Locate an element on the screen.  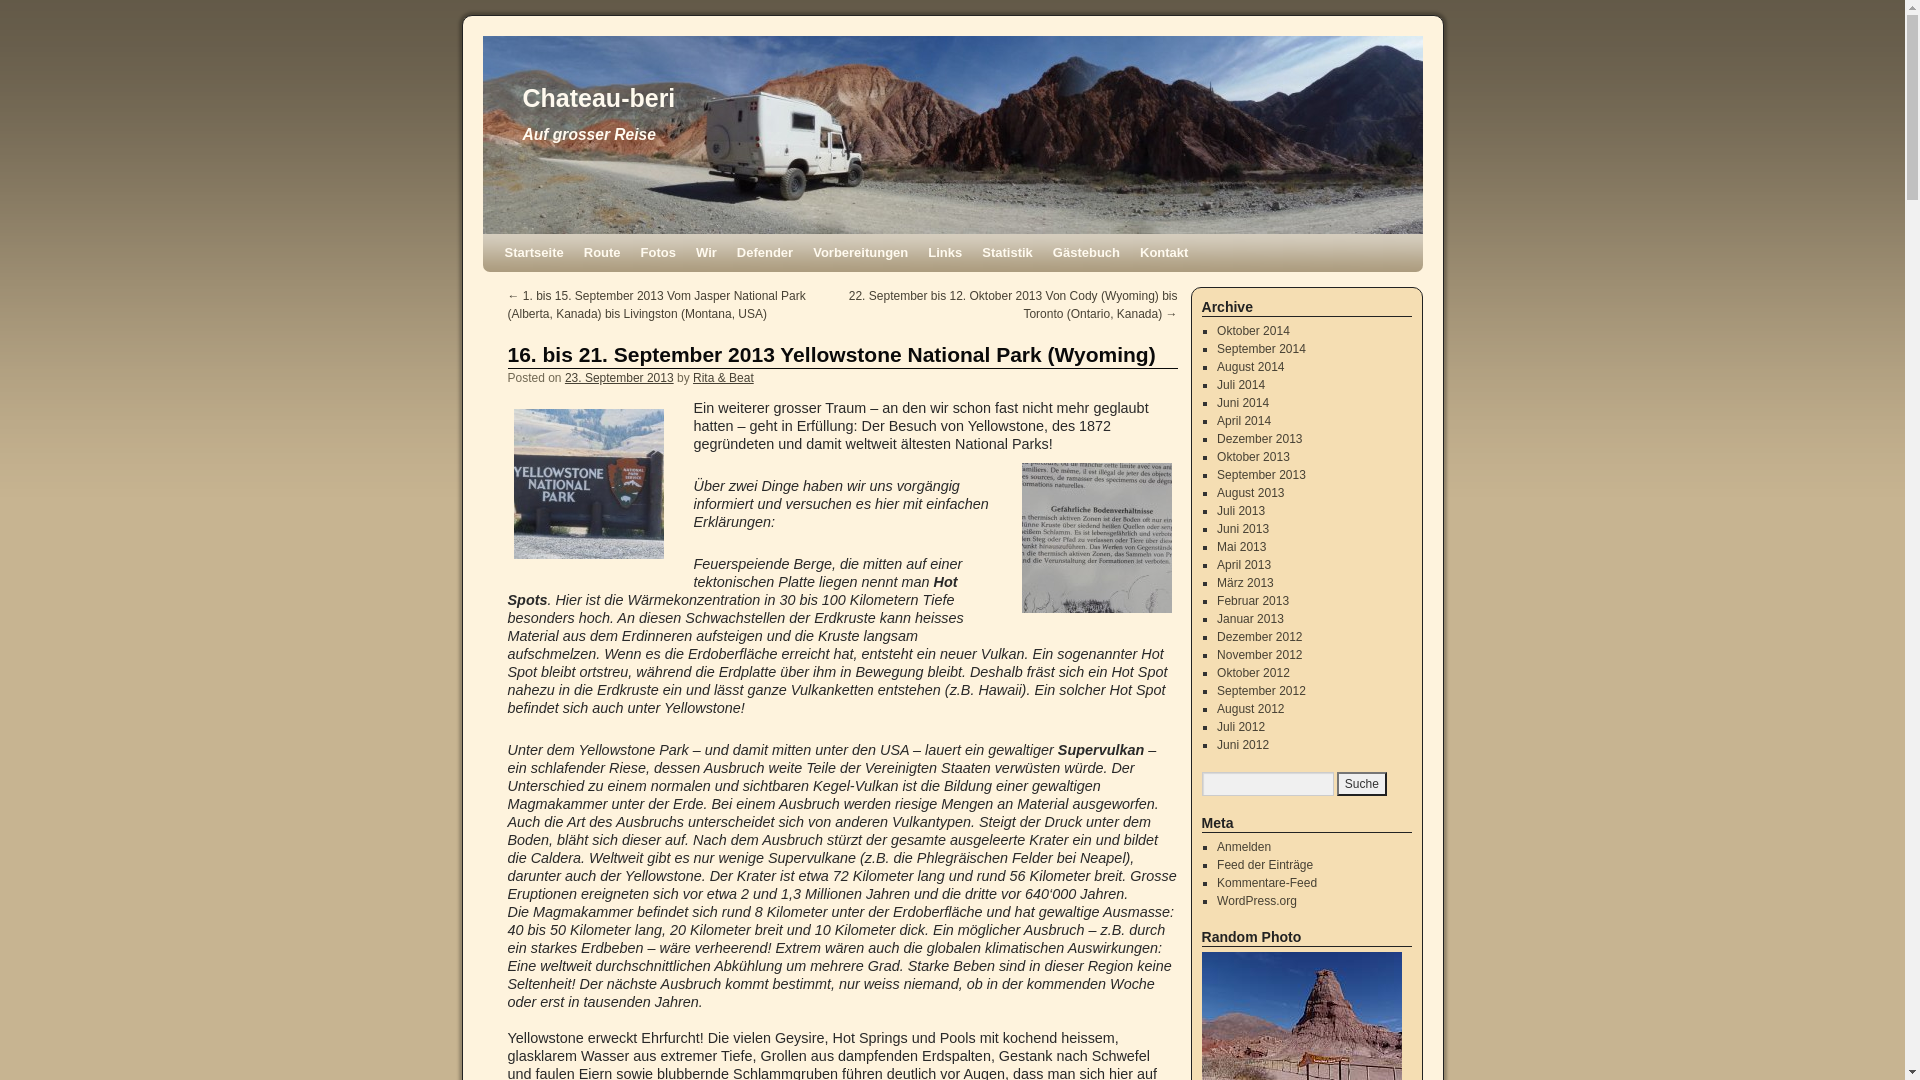
'Startseite' is located at coordinates (533, 252).